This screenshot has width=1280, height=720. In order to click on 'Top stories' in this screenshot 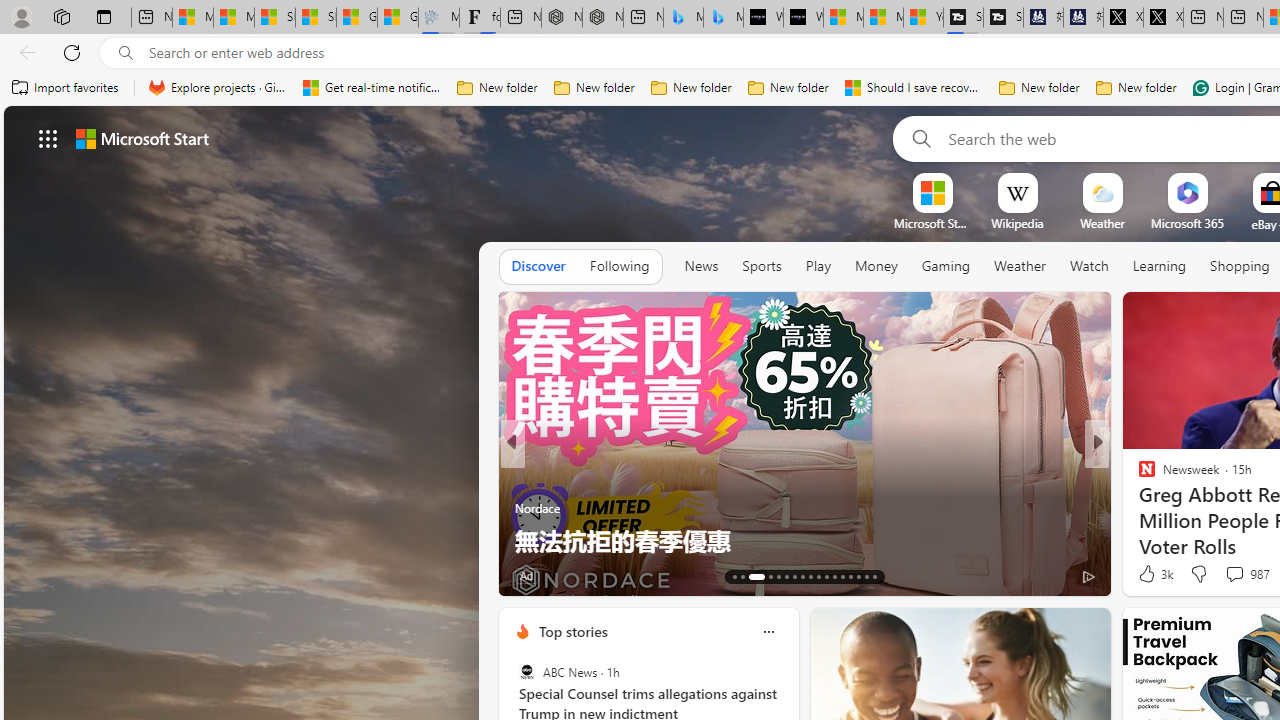, I will do `click(571, 631)`.